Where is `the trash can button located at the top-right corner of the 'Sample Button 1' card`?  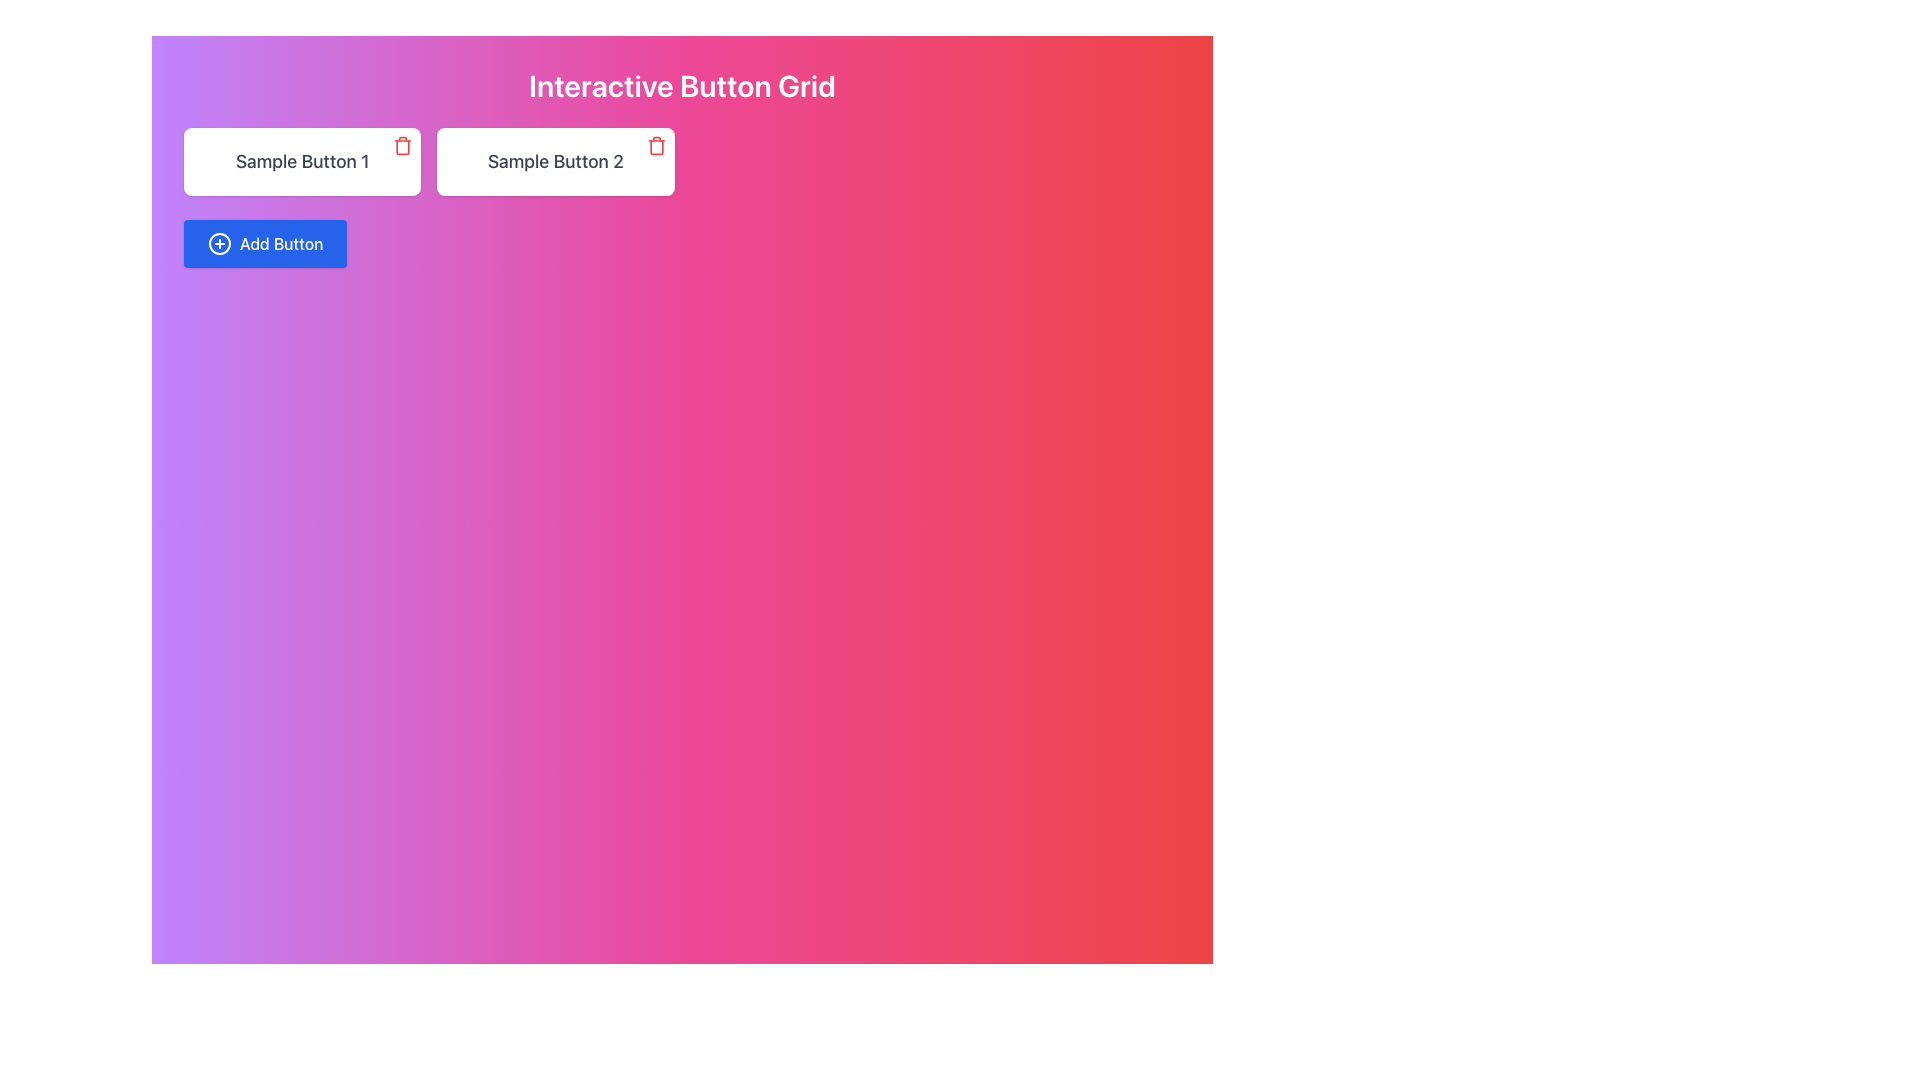
the trash can button located at the top-right corner of the 'Sample Button 1' card is located at coordinates (402, 145).